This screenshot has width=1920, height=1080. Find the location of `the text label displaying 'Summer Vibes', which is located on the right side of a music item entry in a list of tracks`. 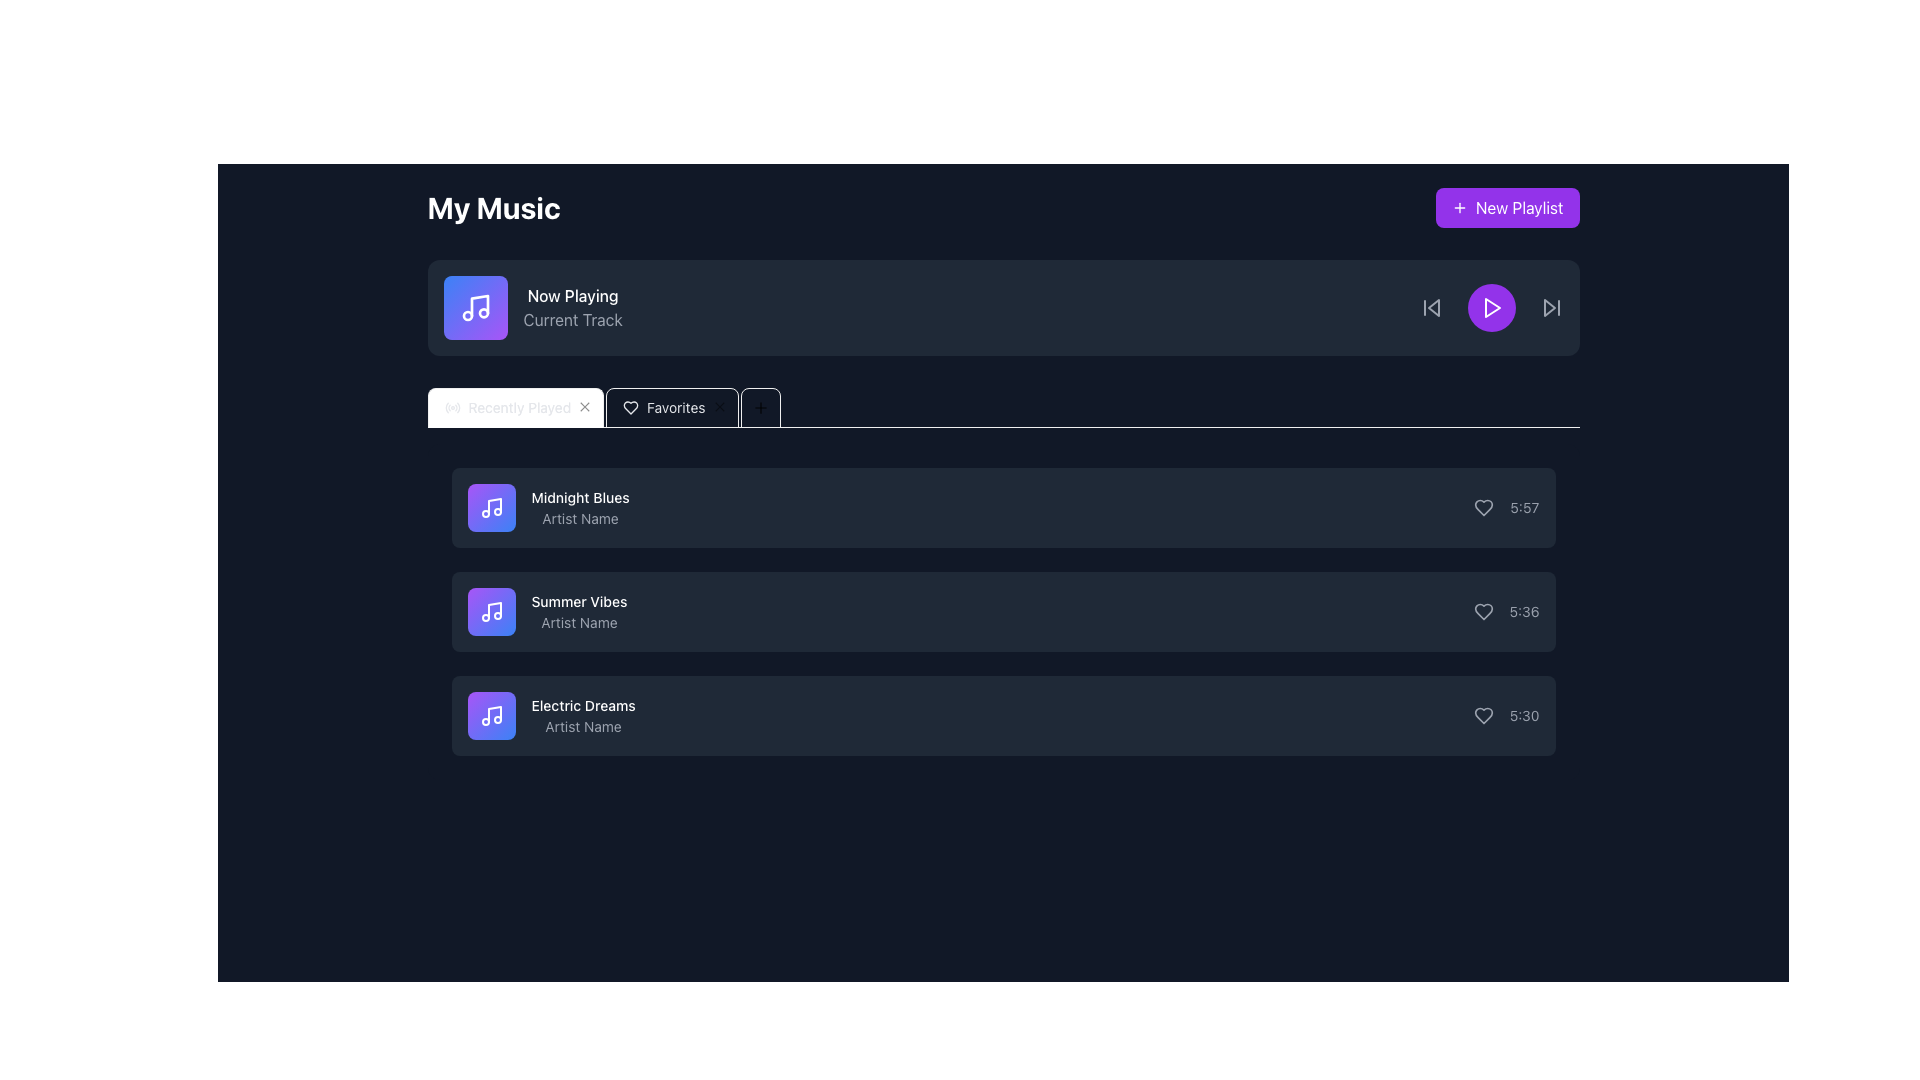

the text label displaying 'Summer Vibes', which is located on the right side of a music item entry in a list of tracks is located at coordinates (578, 600).